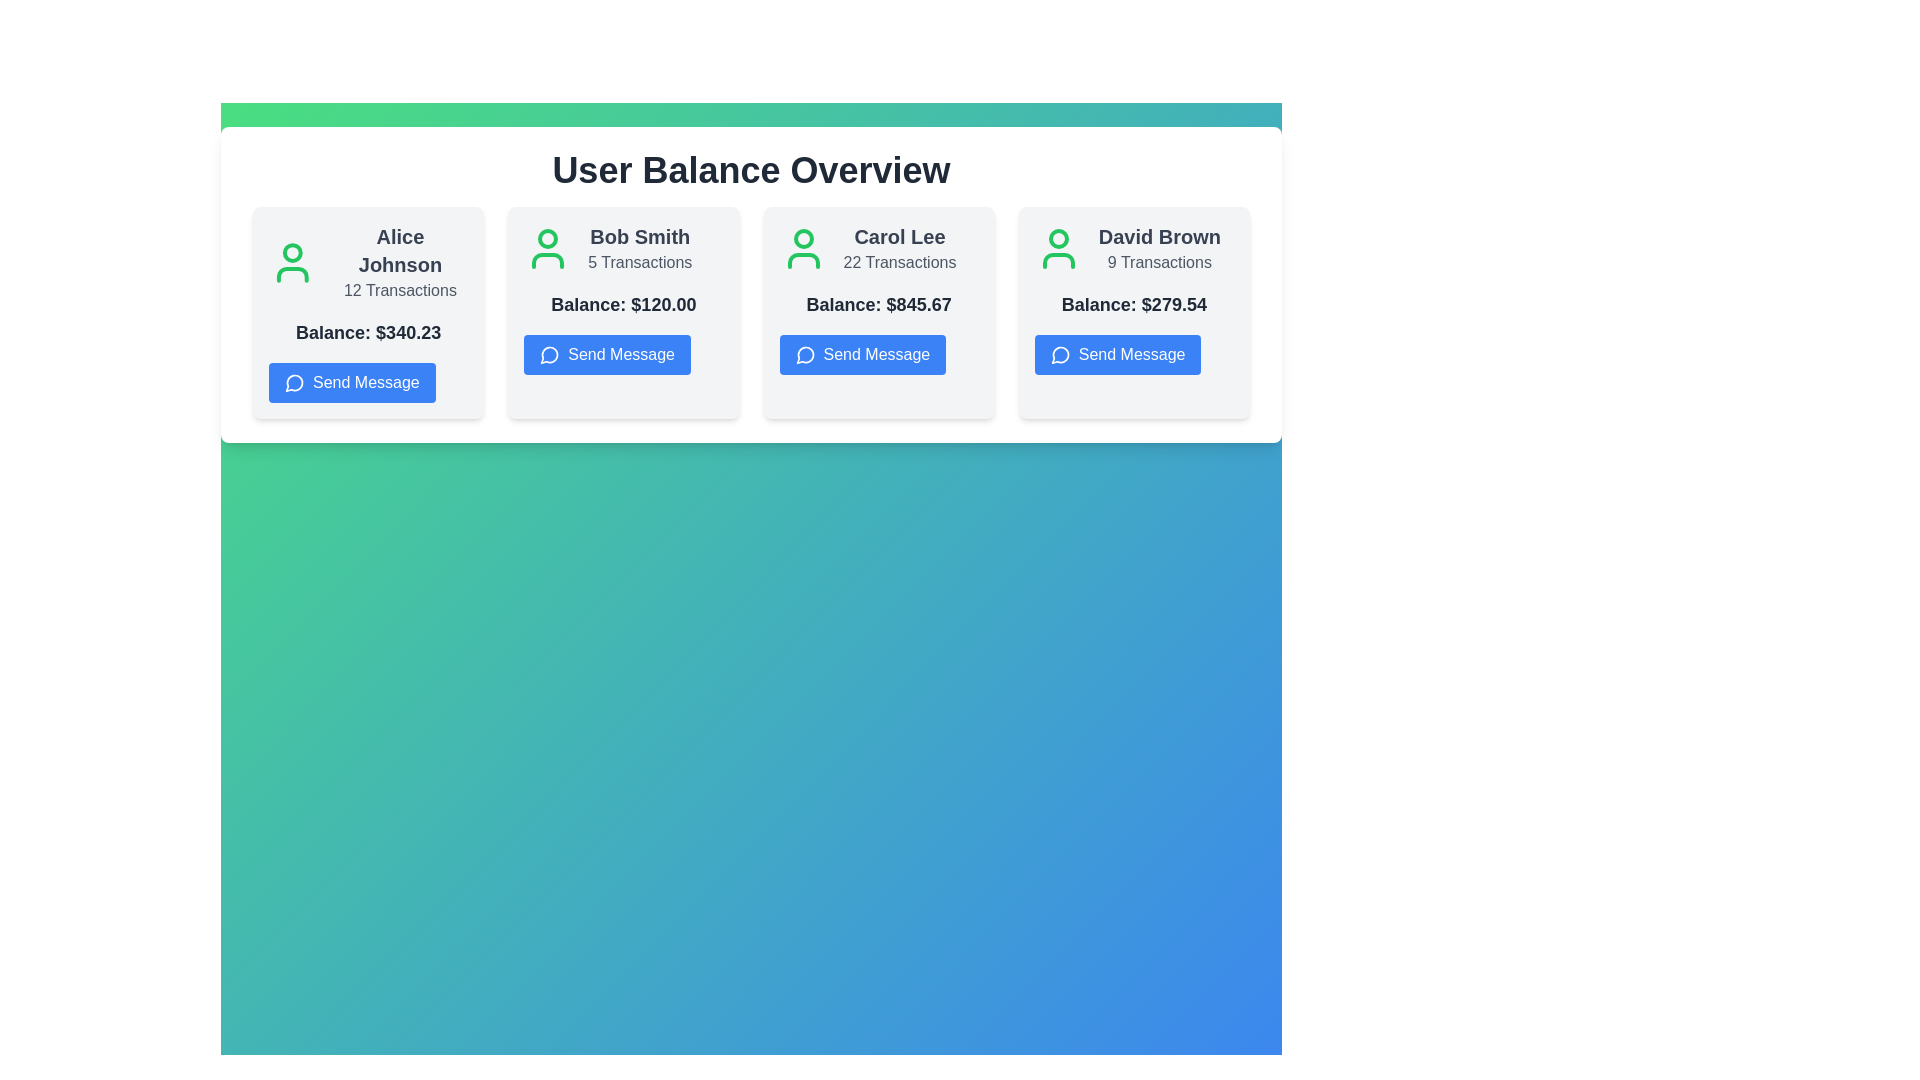 The width and height of the screenshot is (1920, 1080). I want to click on the third card component in the grid layout, so click(879, 312).